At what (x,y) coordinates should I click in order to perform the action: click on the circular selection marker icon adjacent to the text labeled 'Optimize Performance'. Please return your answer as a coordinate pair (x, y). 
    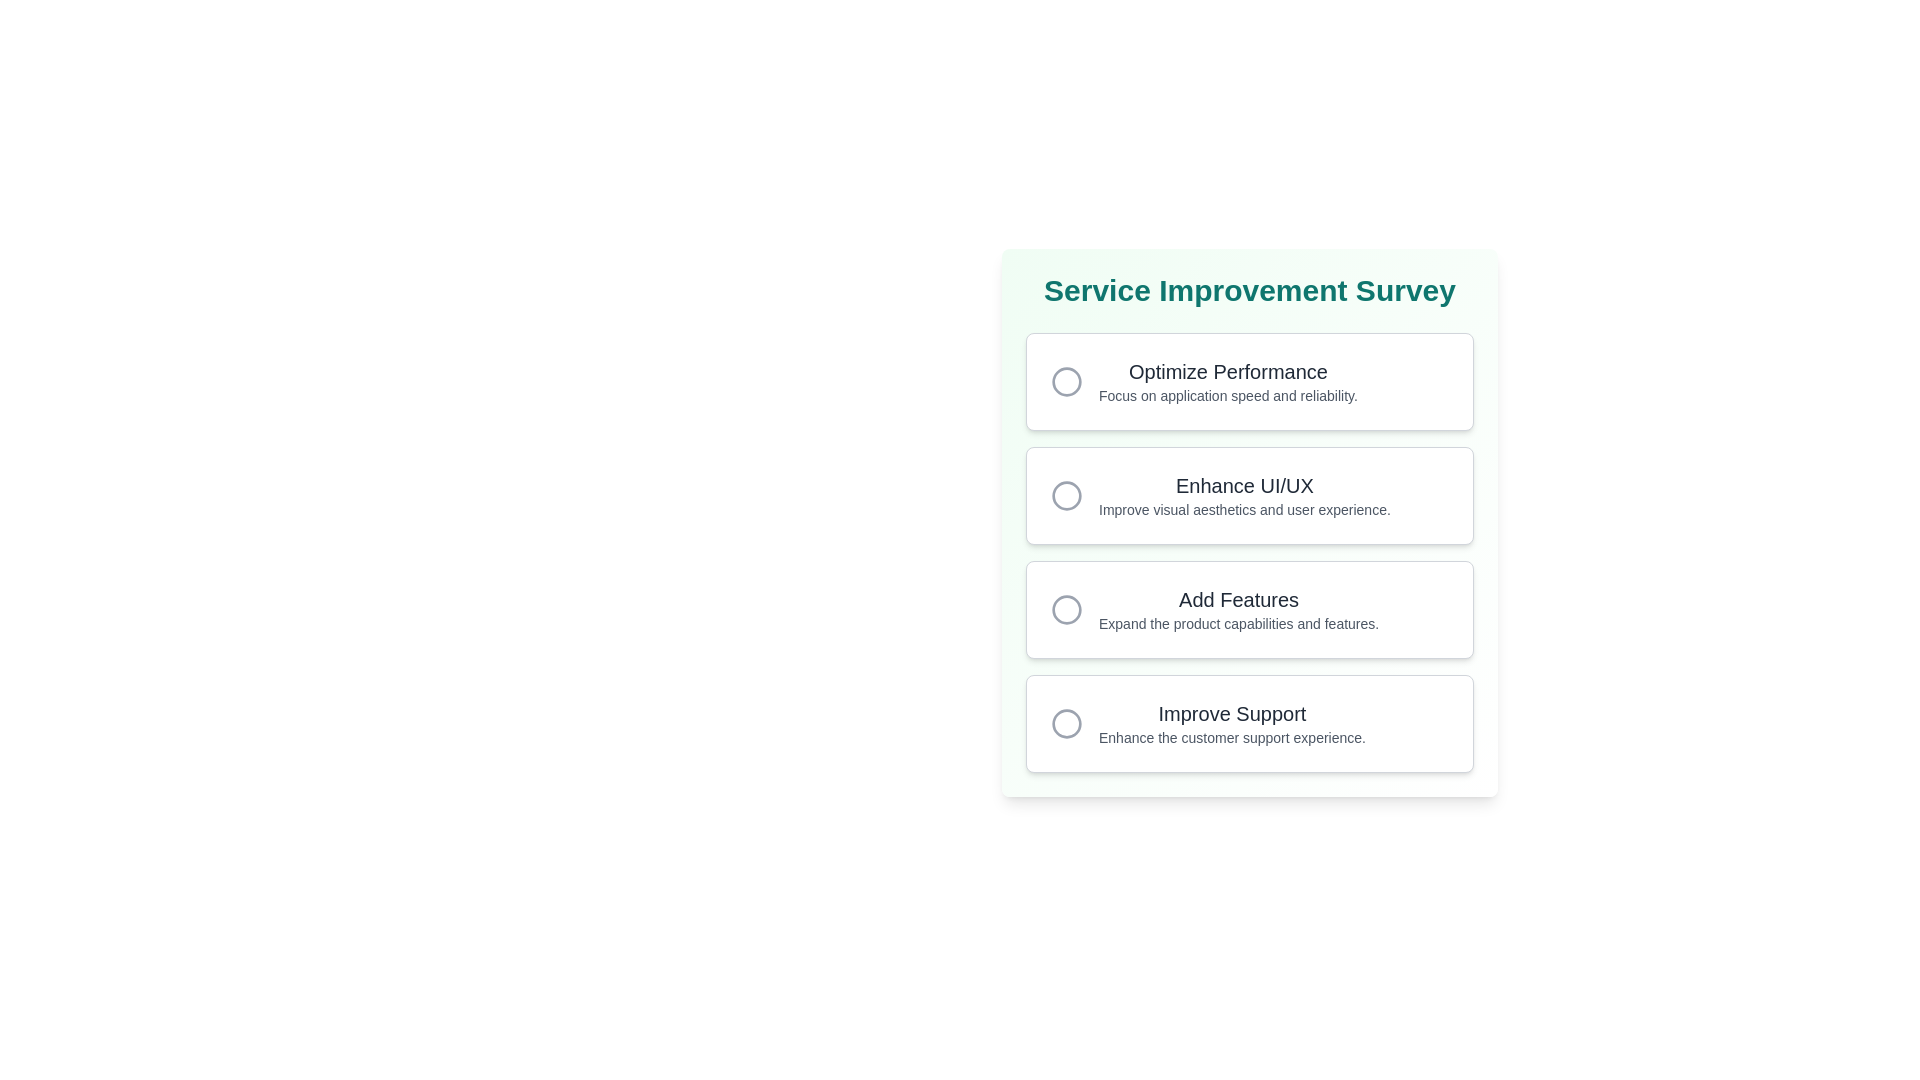
    Looking at the image, I should click on (1065, 381).